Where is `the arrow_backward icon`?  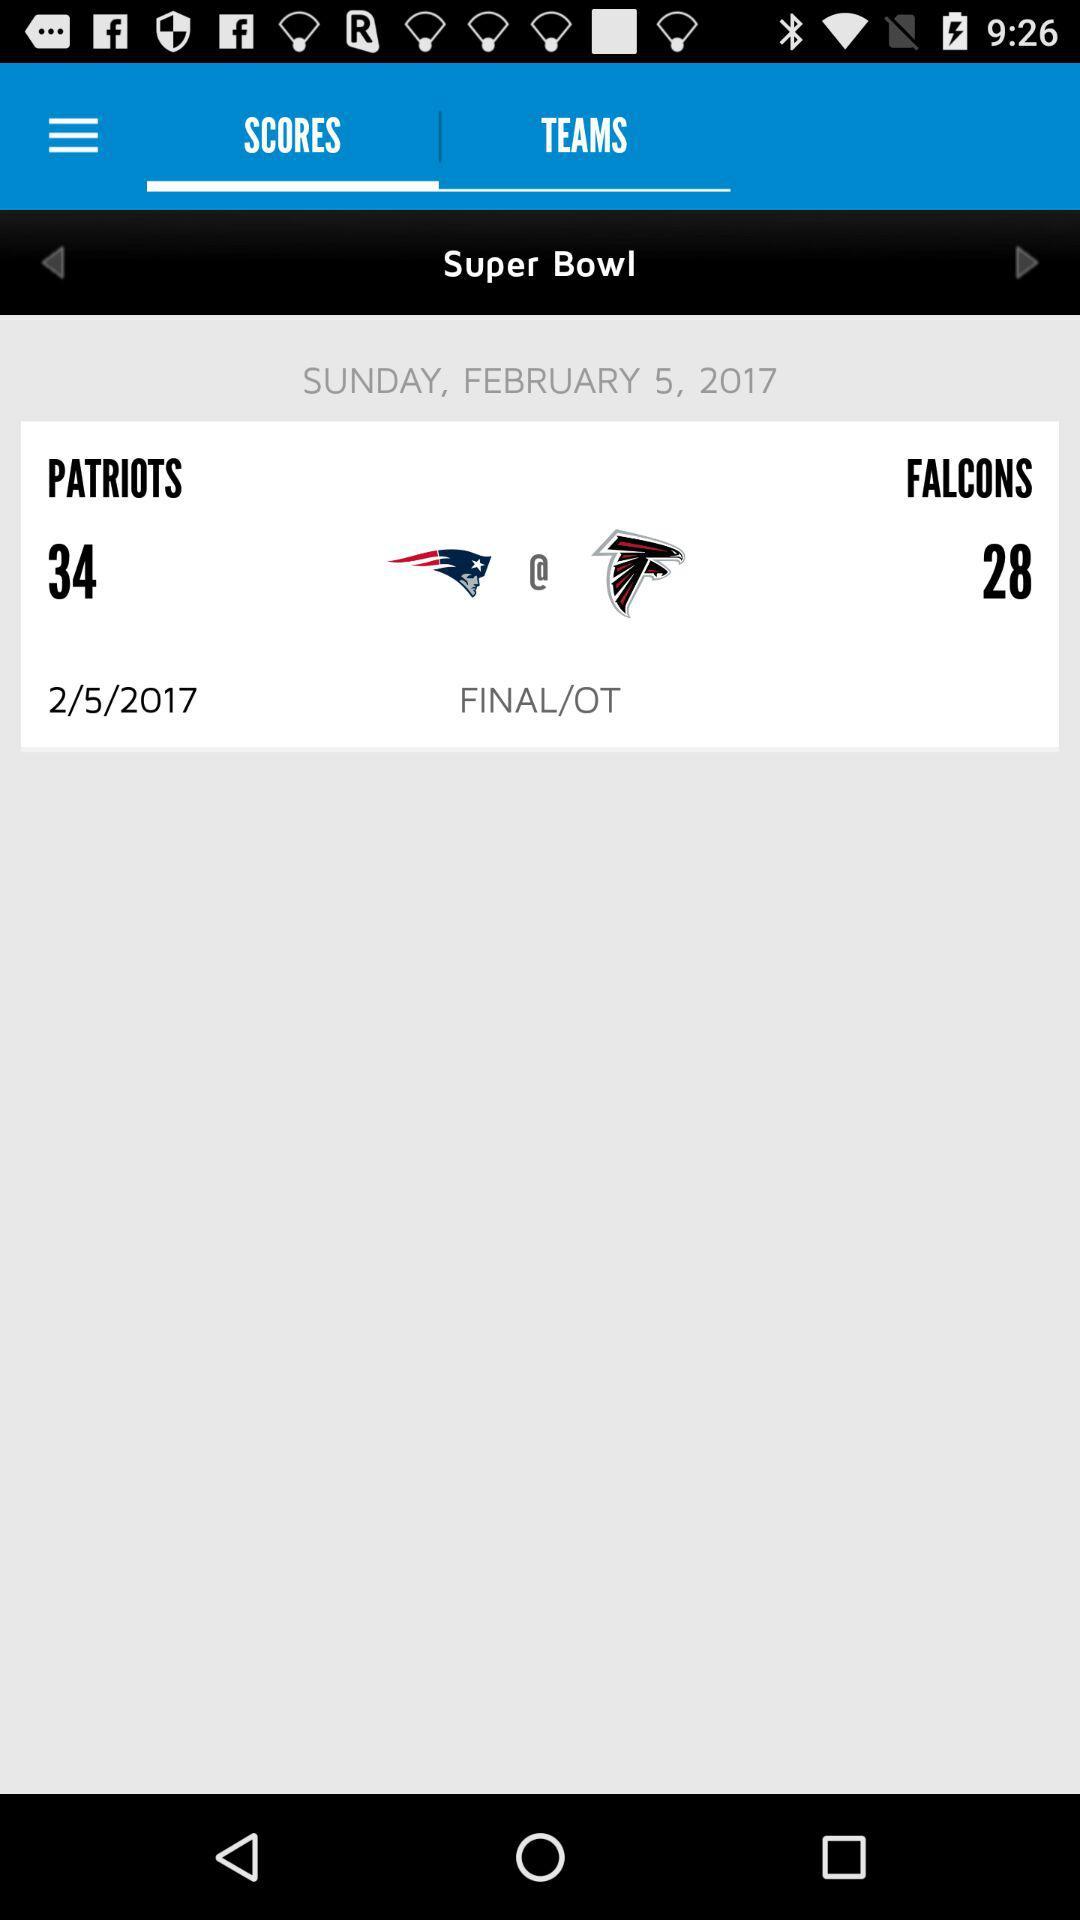 the arrow_backward icon is located at coordinates (51, 279).